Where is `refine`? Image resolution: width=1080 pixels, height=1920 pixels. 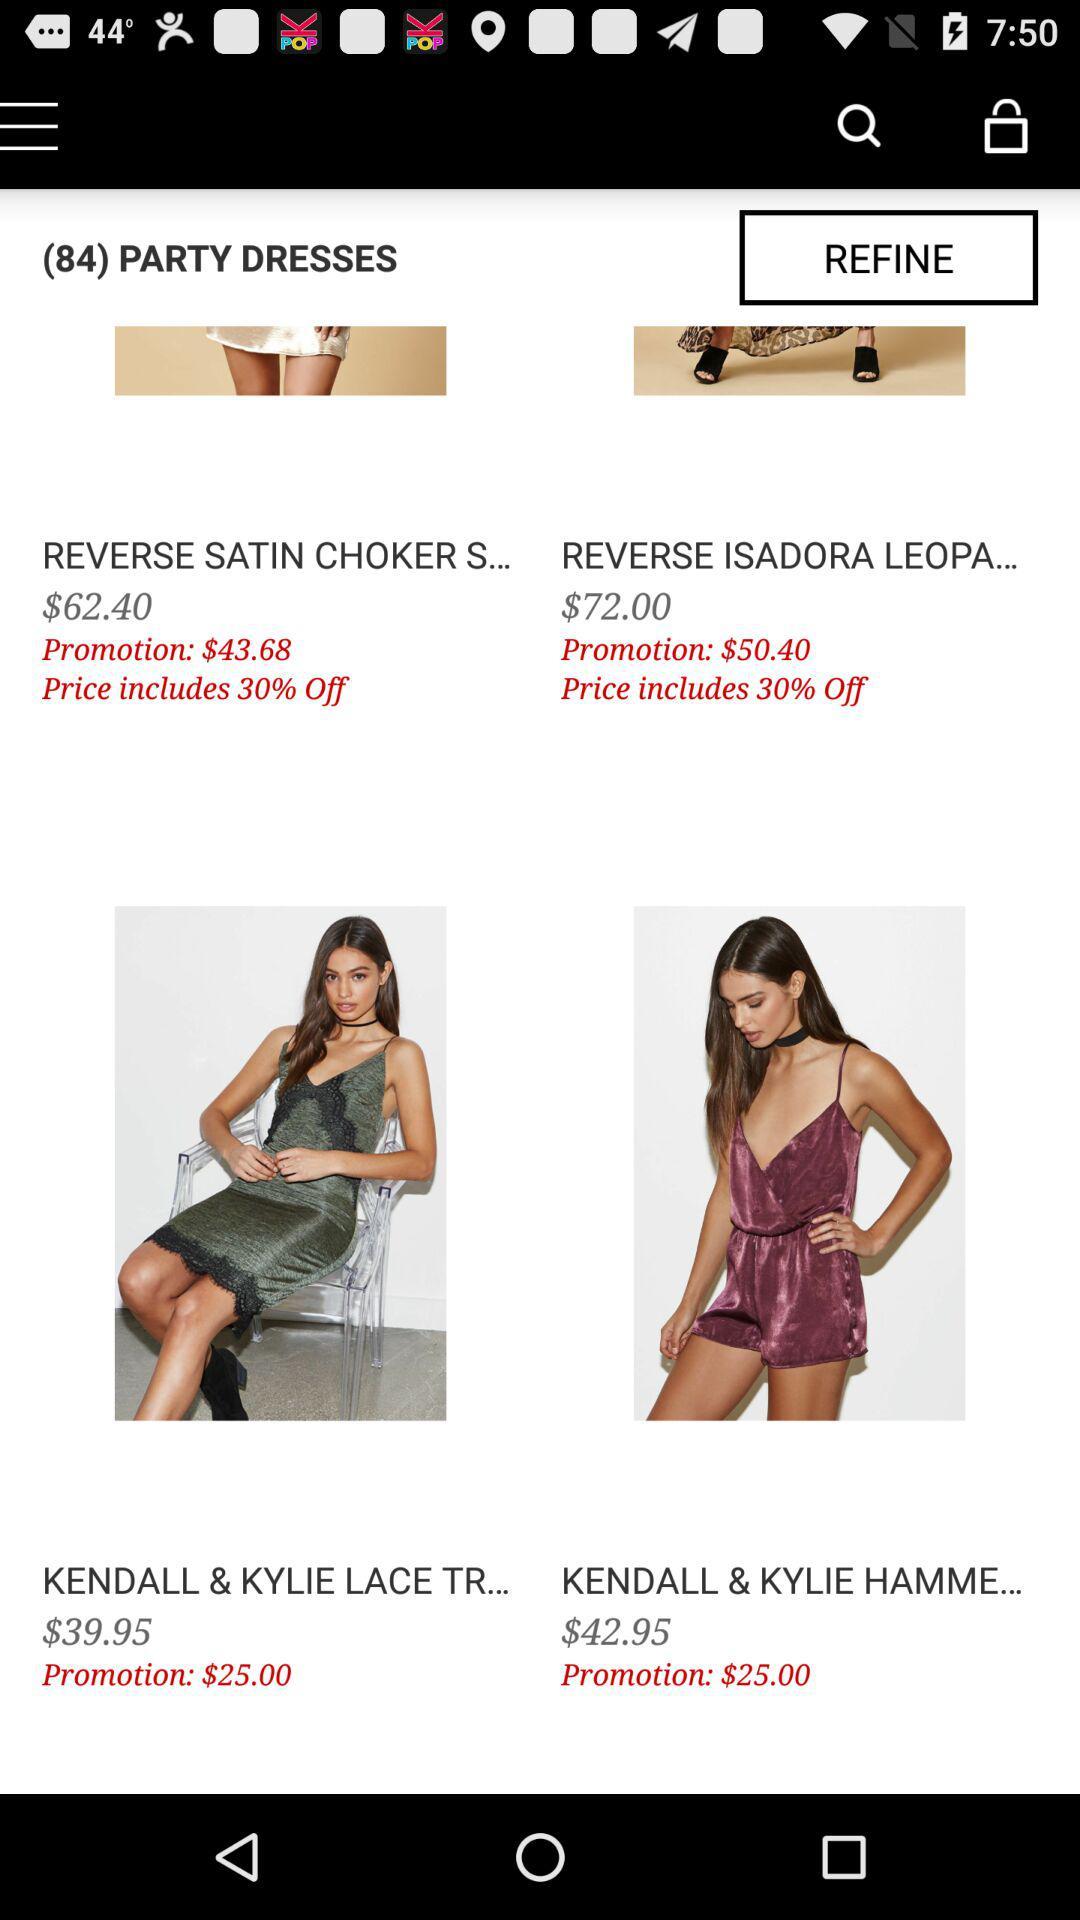 refine is located at coordinates (887, 256).